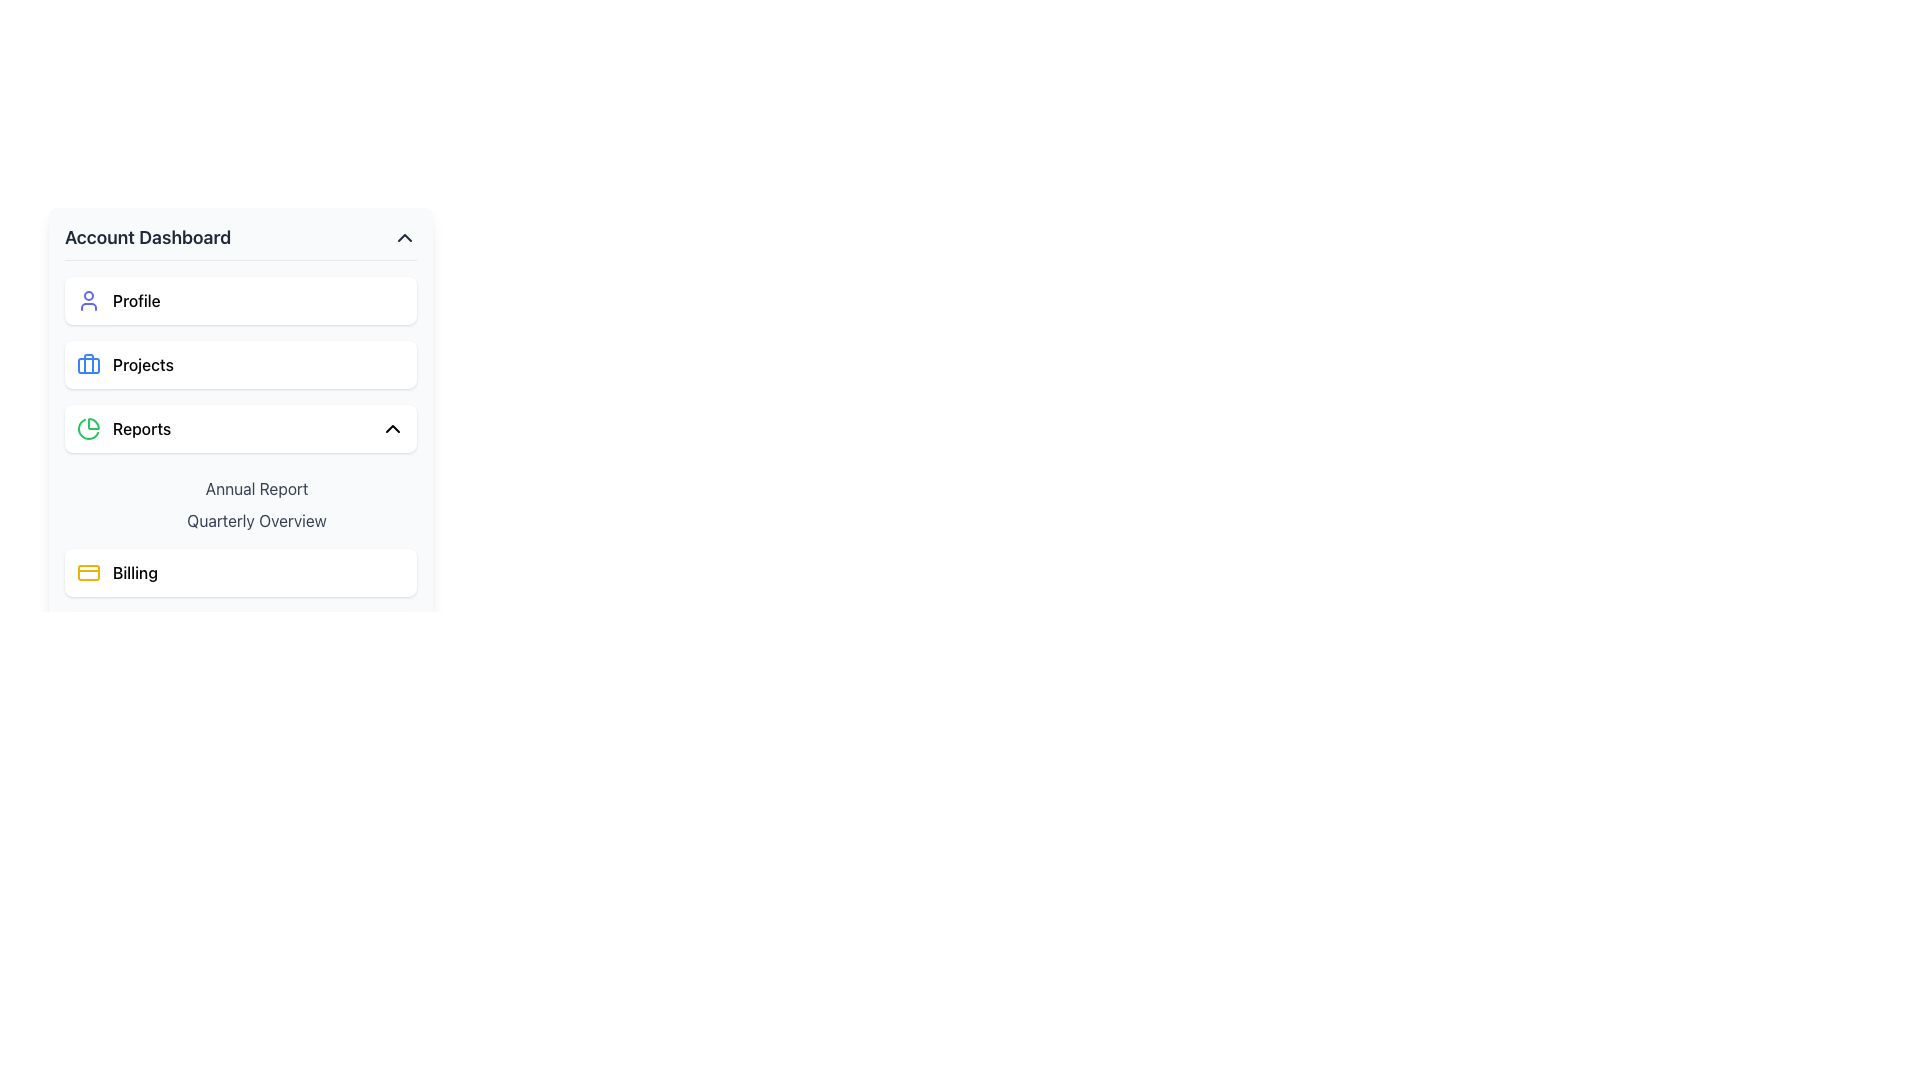 The height and width of the screenshot is (1080, 1920). Describe the element at coordinates (88, 363) in the screenshot. I see `the left vertical side of the briefcase icon in the Account Dashboard menu, adjacent to the 'Projects' text` at that location.